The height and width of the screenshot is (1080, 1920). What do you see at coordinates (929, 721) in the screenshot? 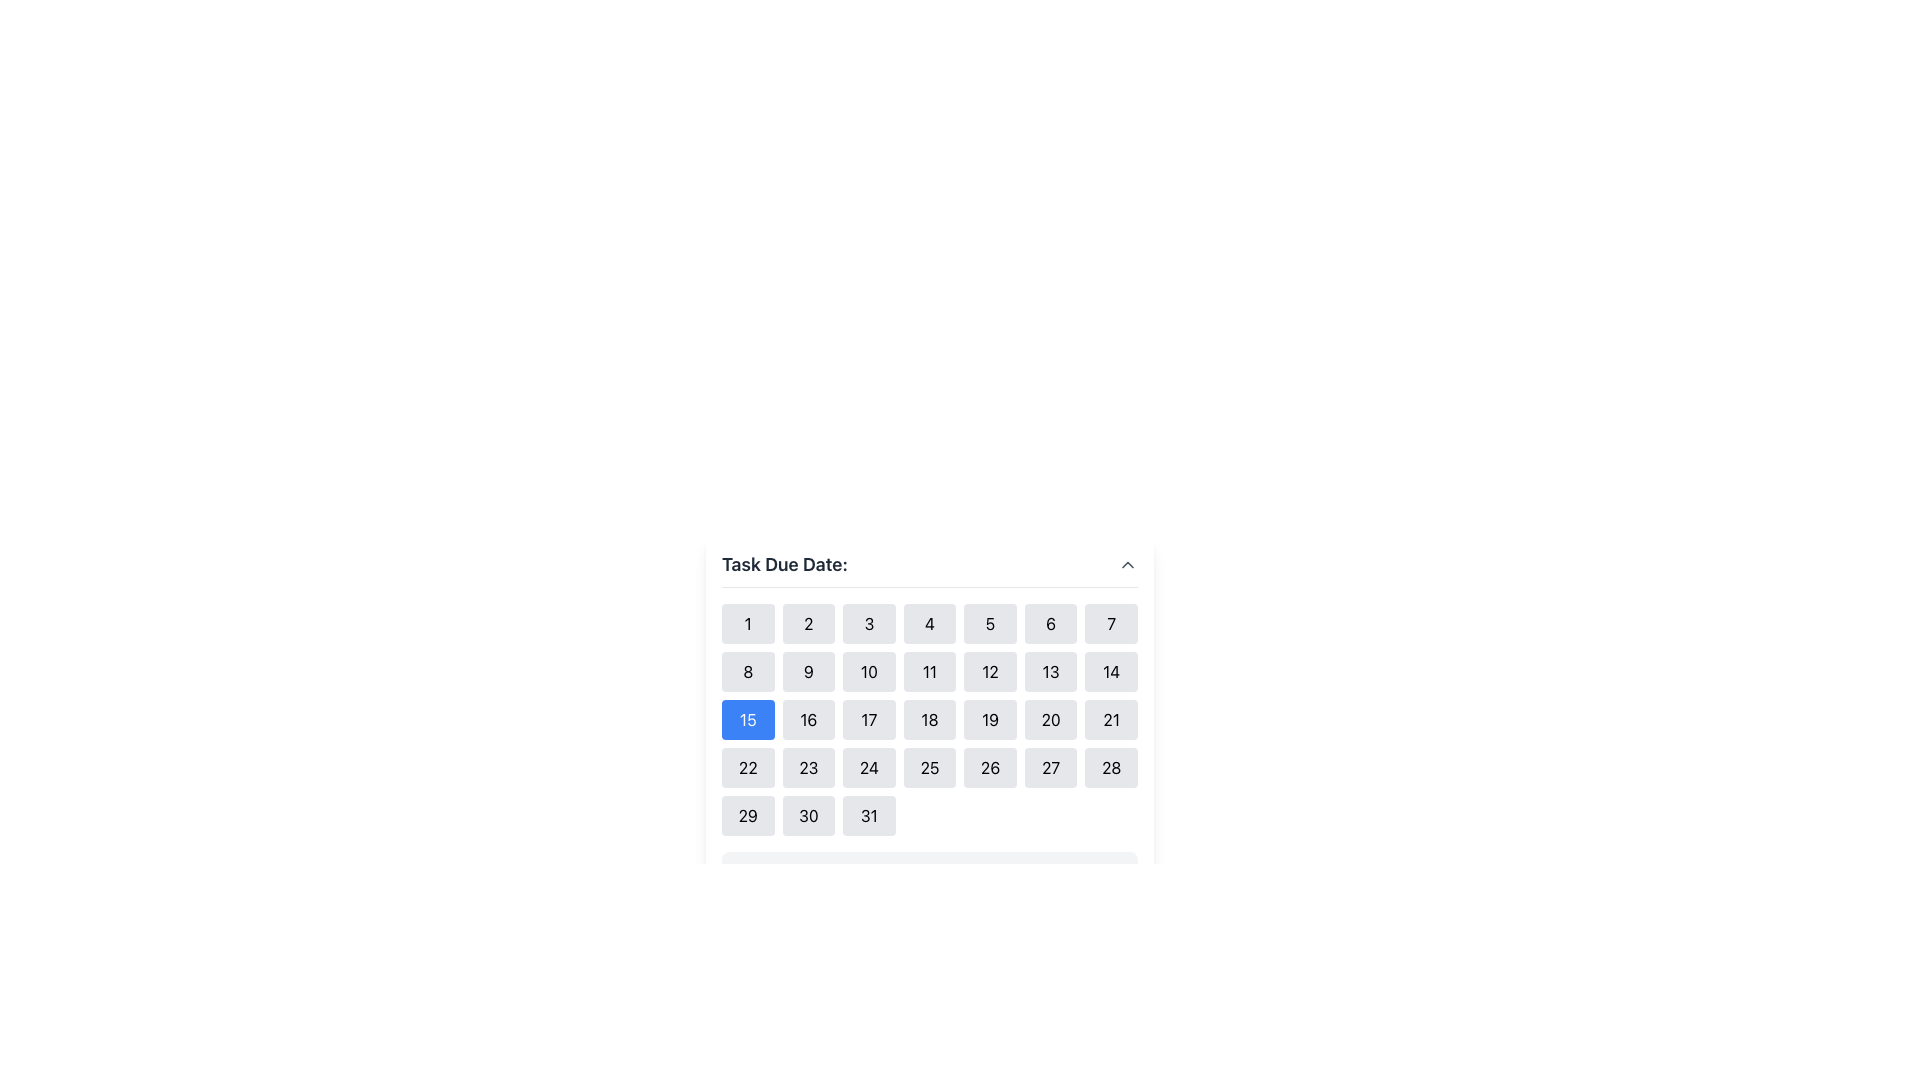
I see `the highlighted calendar date button representing the number 18, located in the third row, fourth item of the grid layout under 'Task Due Date:' in the modal dialogue box` at bounding box center [929, 721].